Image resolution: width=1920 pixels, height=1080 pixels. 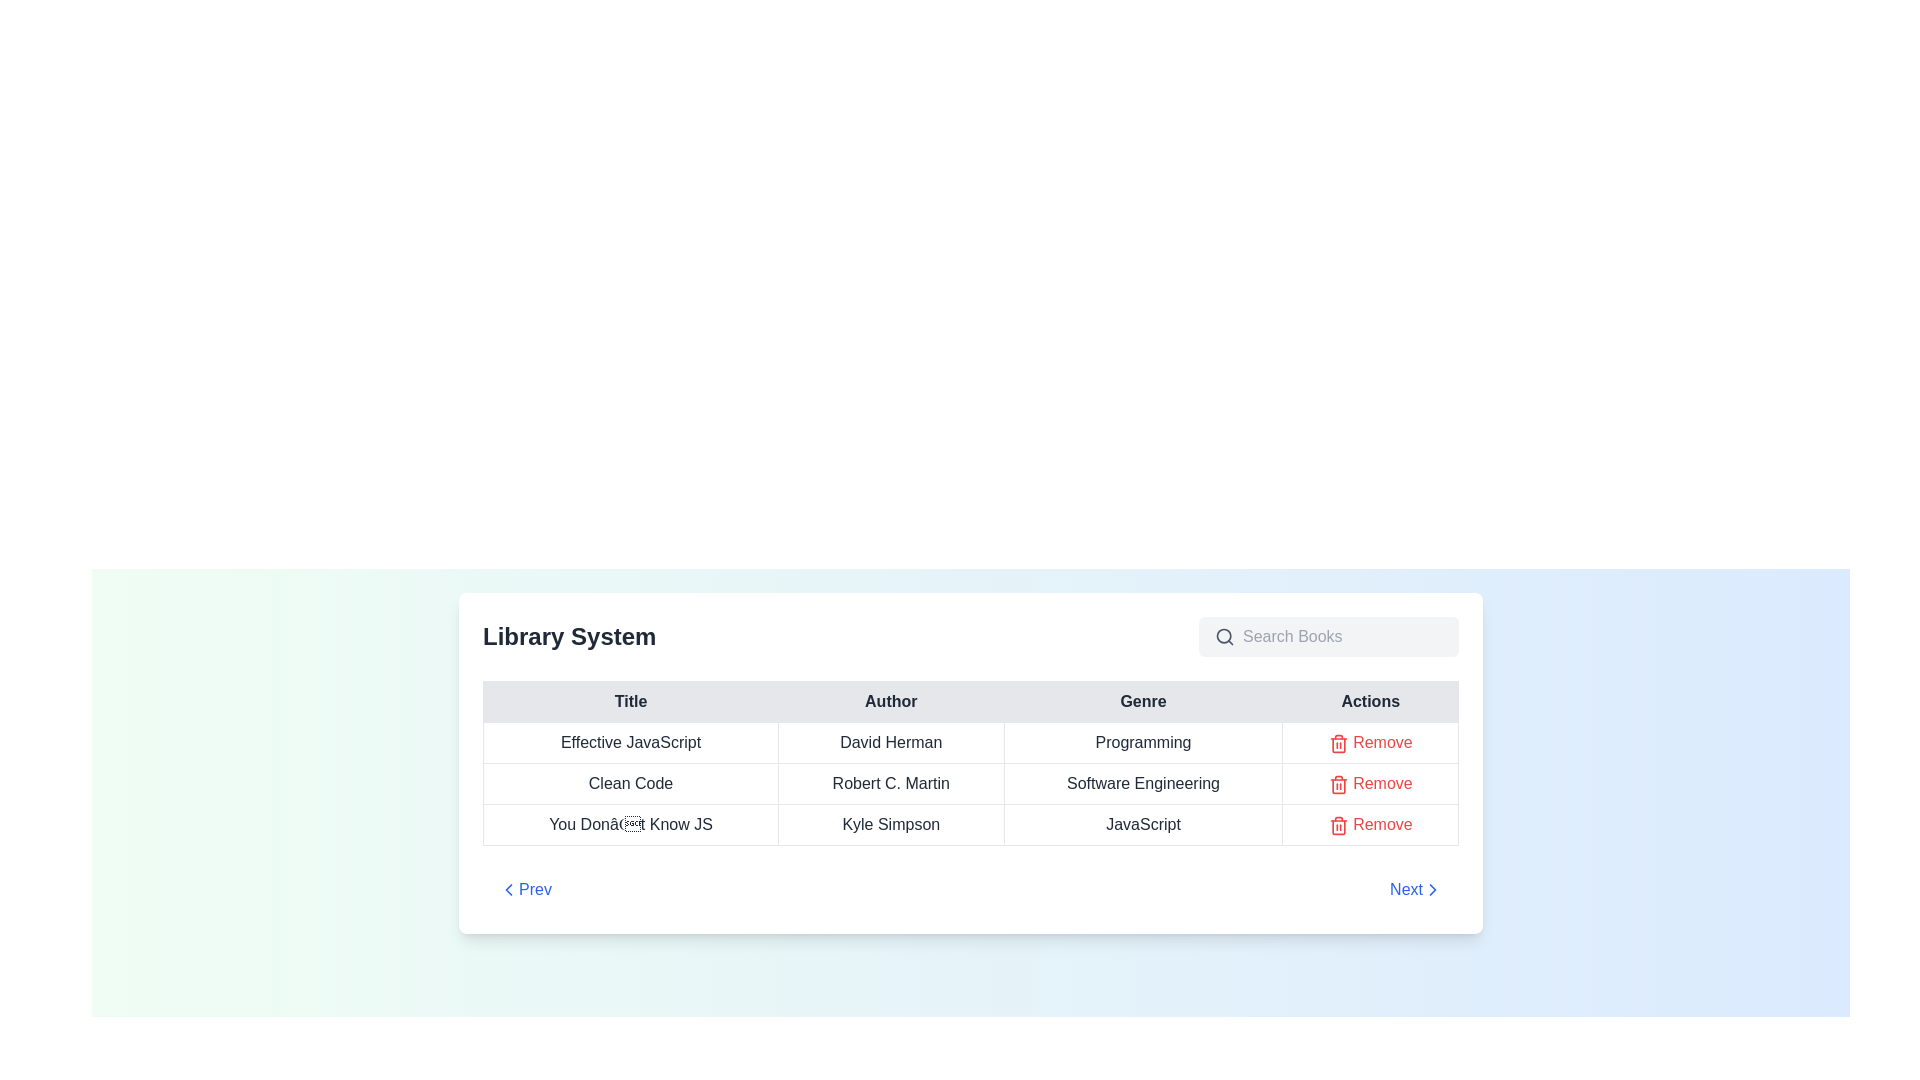 What do you see at coordinates (1338, 743) in the screenshot?
I see `the red trash can icon located in the 'Actions' column next to the 'Remove' text to invoke the delete action` at bounding box center [1338, 743].